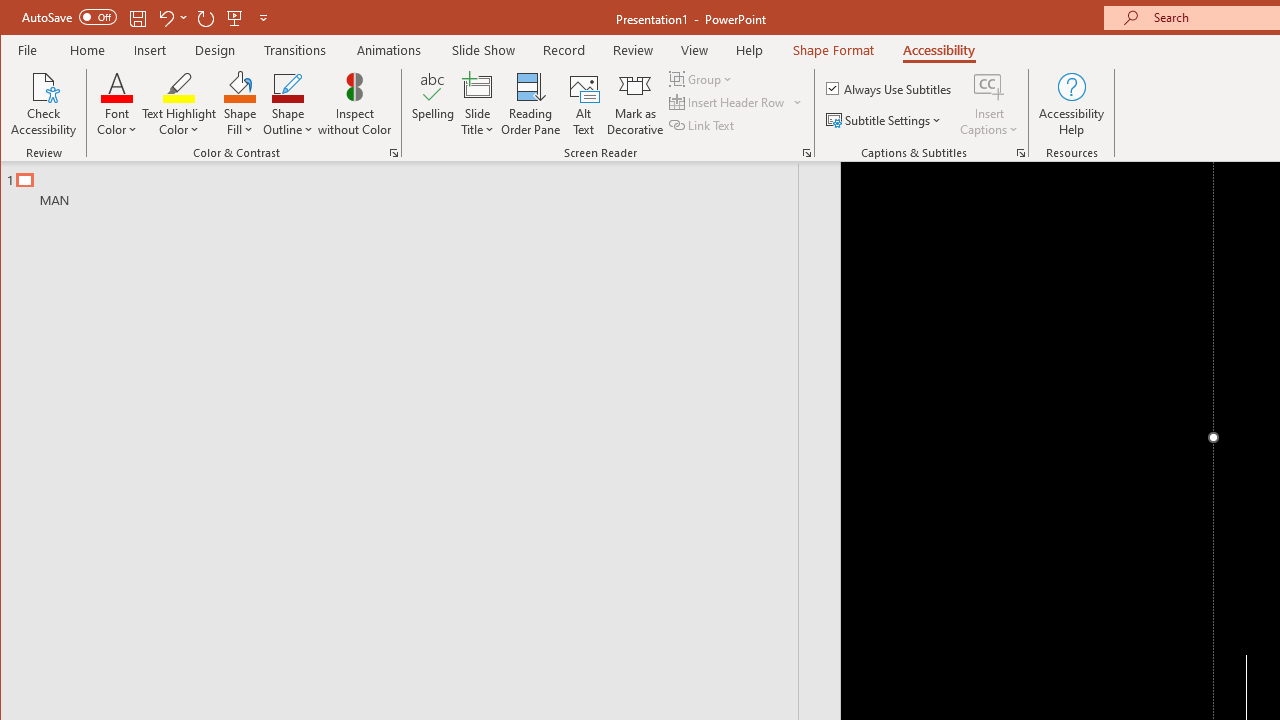 The image size is (1280, 720). Describe the element at coordinates (1020, 152) in the screenshot. I see `'Captions & Subtitles'` at that location.